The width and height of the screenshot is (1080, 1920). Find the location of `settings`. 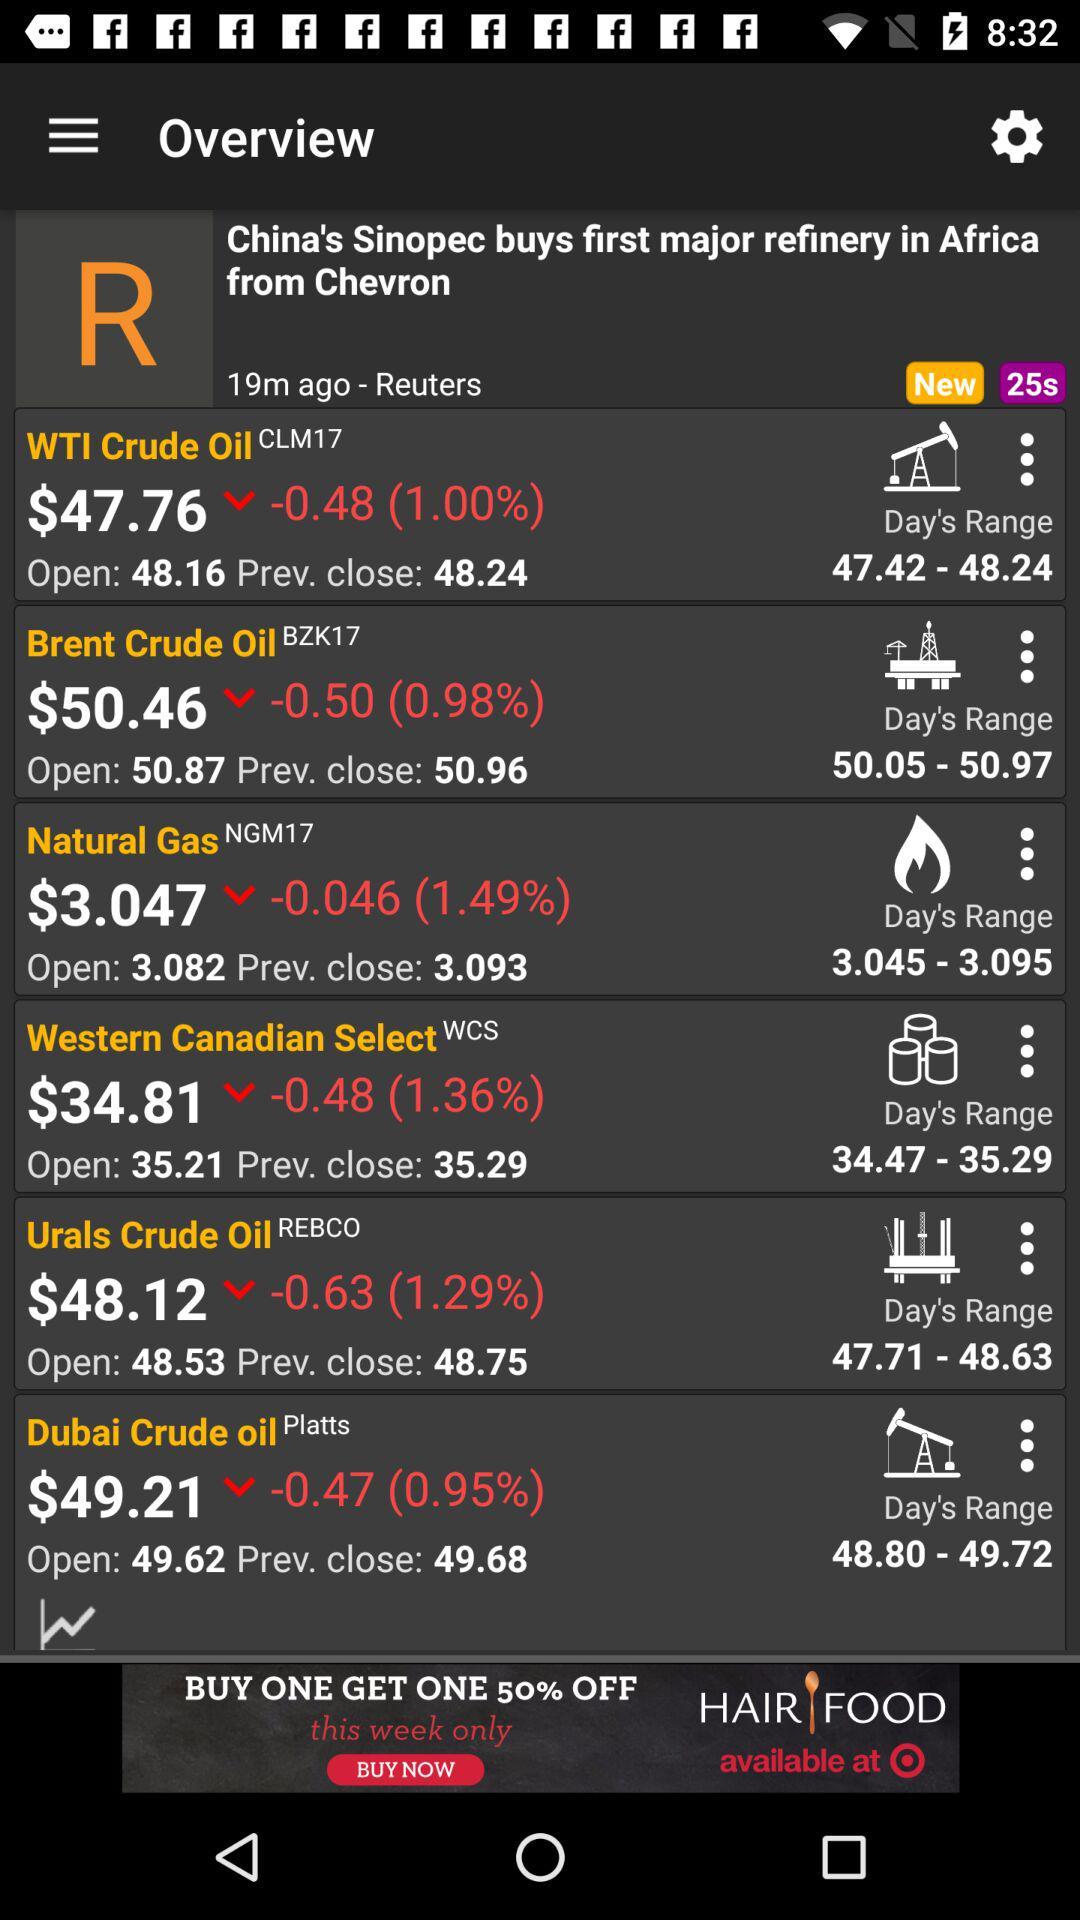

settings is located at coordinates (1027, 1050).